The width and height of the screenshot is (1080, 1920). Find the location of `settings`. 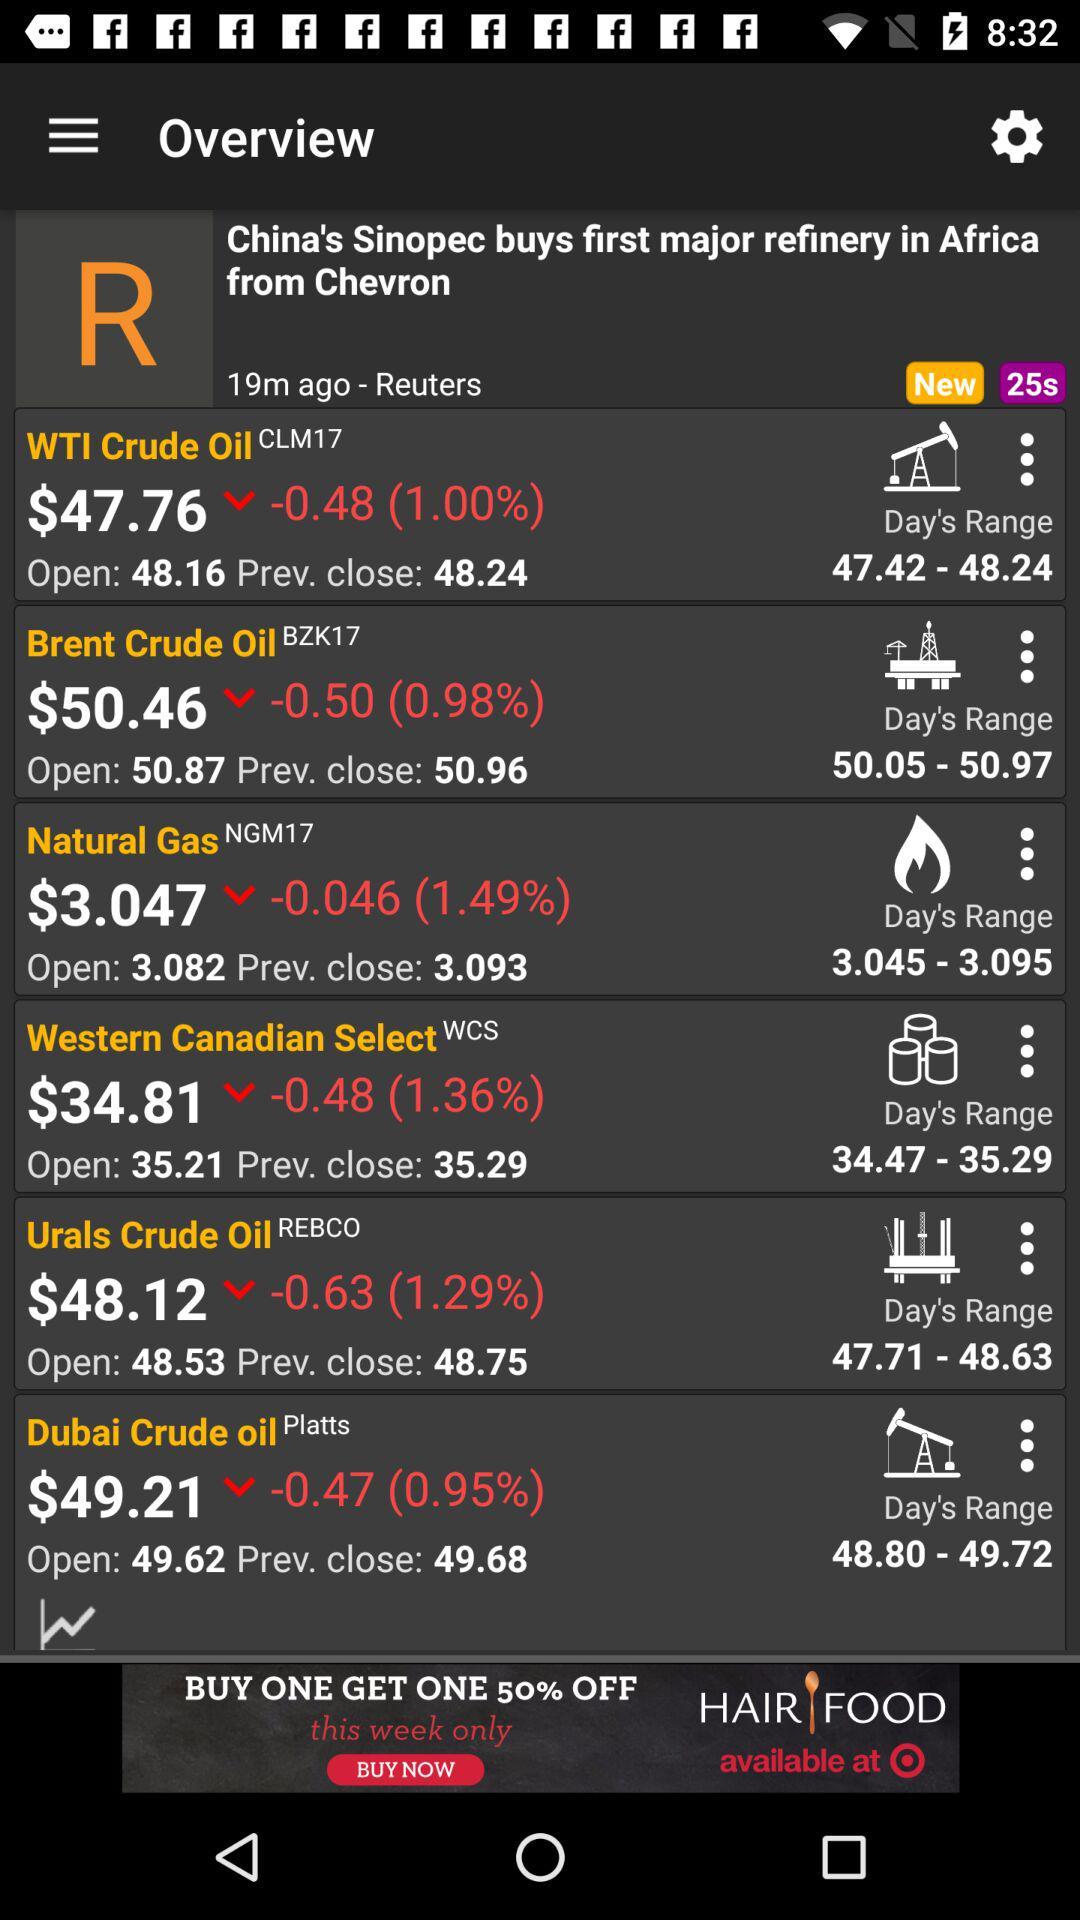

settings is located at coordinates (1027, 1050).